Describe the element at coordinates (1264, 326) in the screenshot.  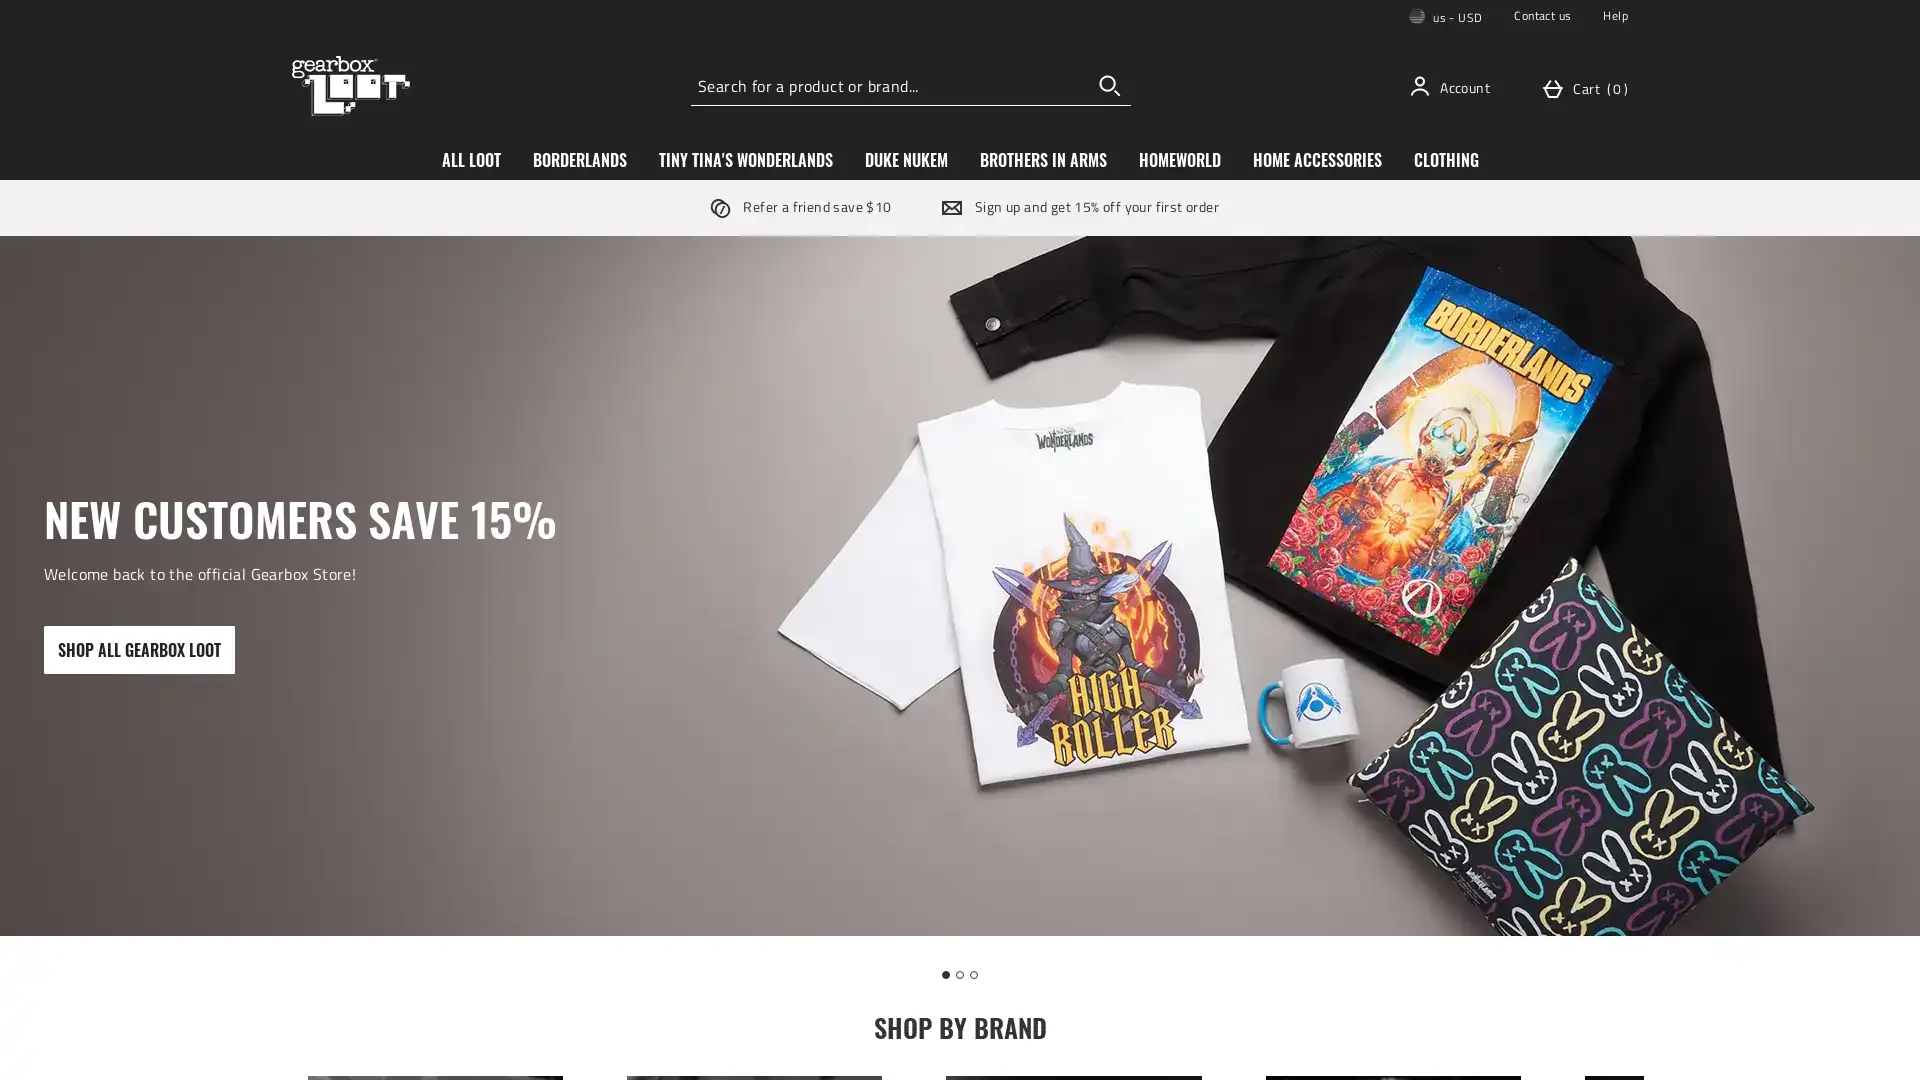
I see `Close` at that location.